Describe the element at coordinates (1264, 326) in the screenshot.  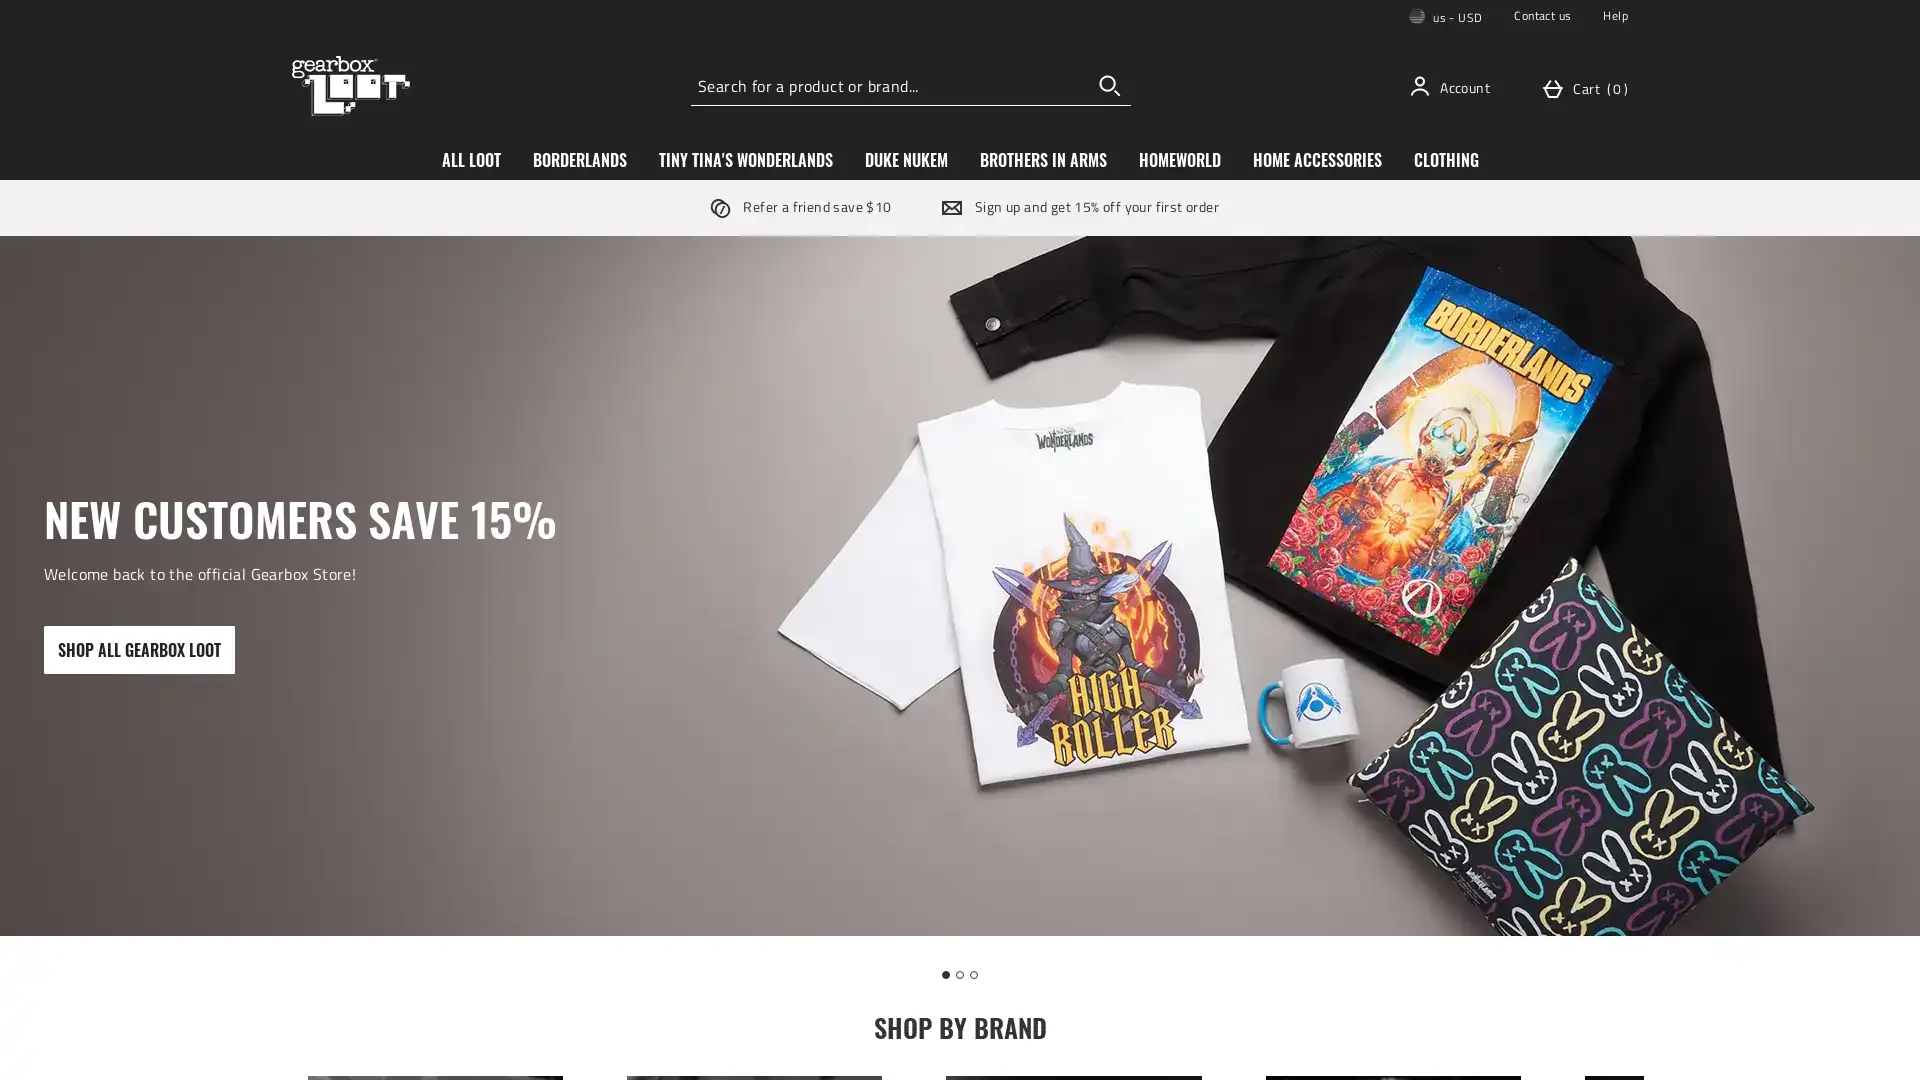
I see `Close` at that location.